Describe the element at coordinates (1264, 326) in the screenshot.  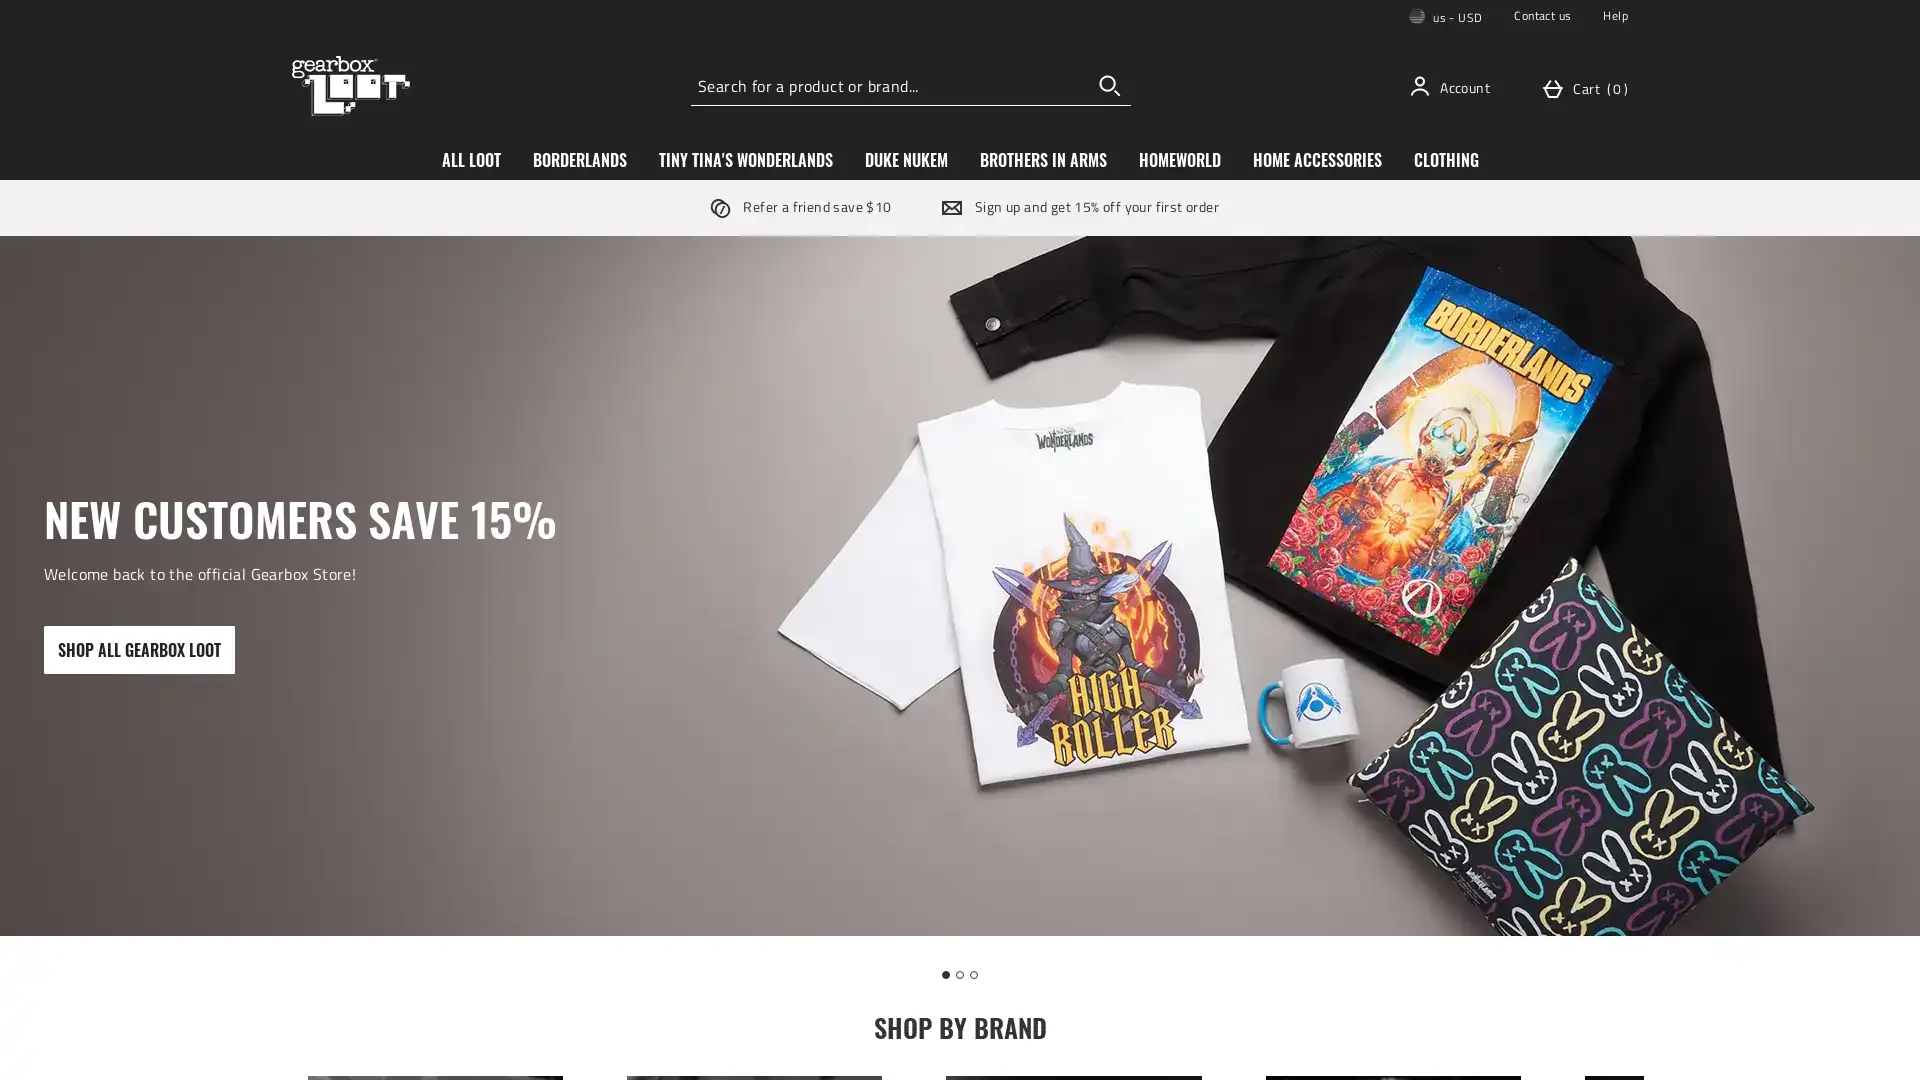
I see `Close` at that location.